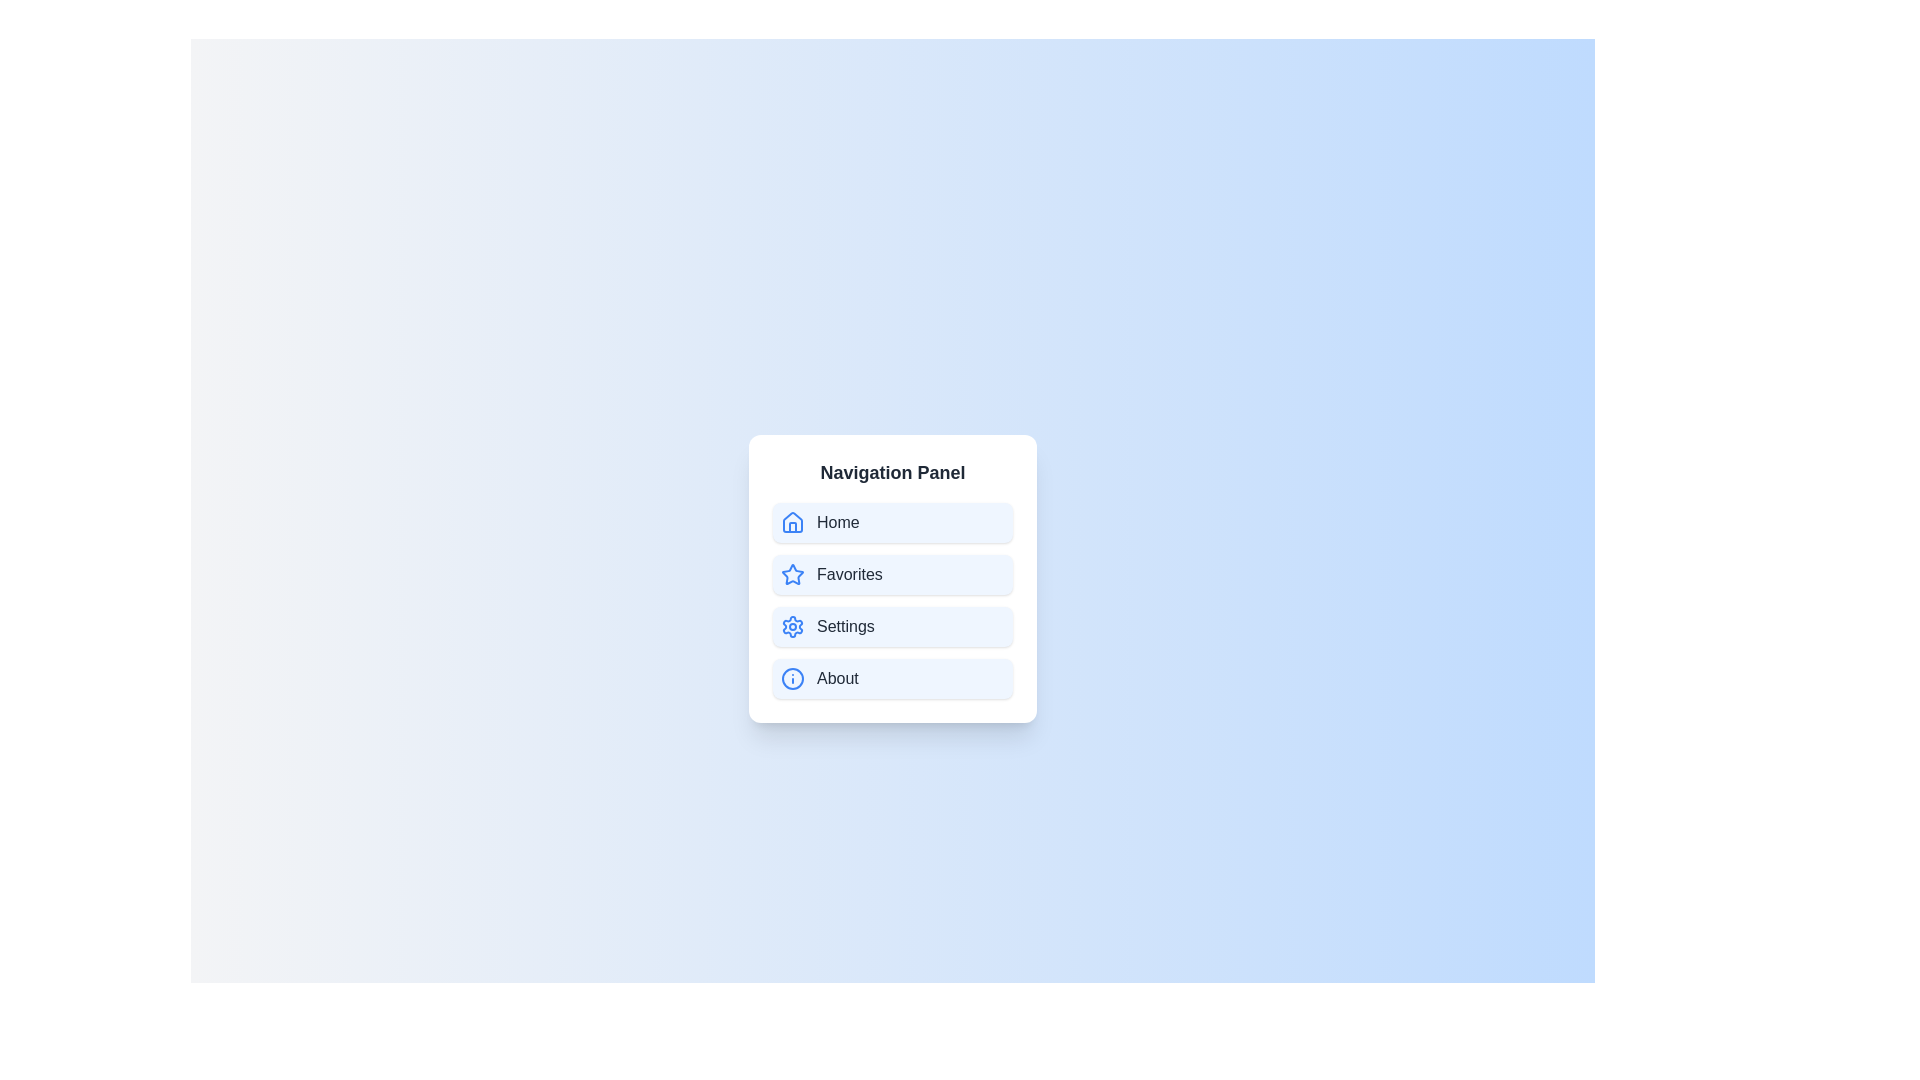 This screenshot has width=1920, height=1080. What do you see at coordinates (891, 522) in the screenshot?
I see `the 'Home' navigation button to potentially reveal tooltips or highlight it` at bounding box center [891, 522].